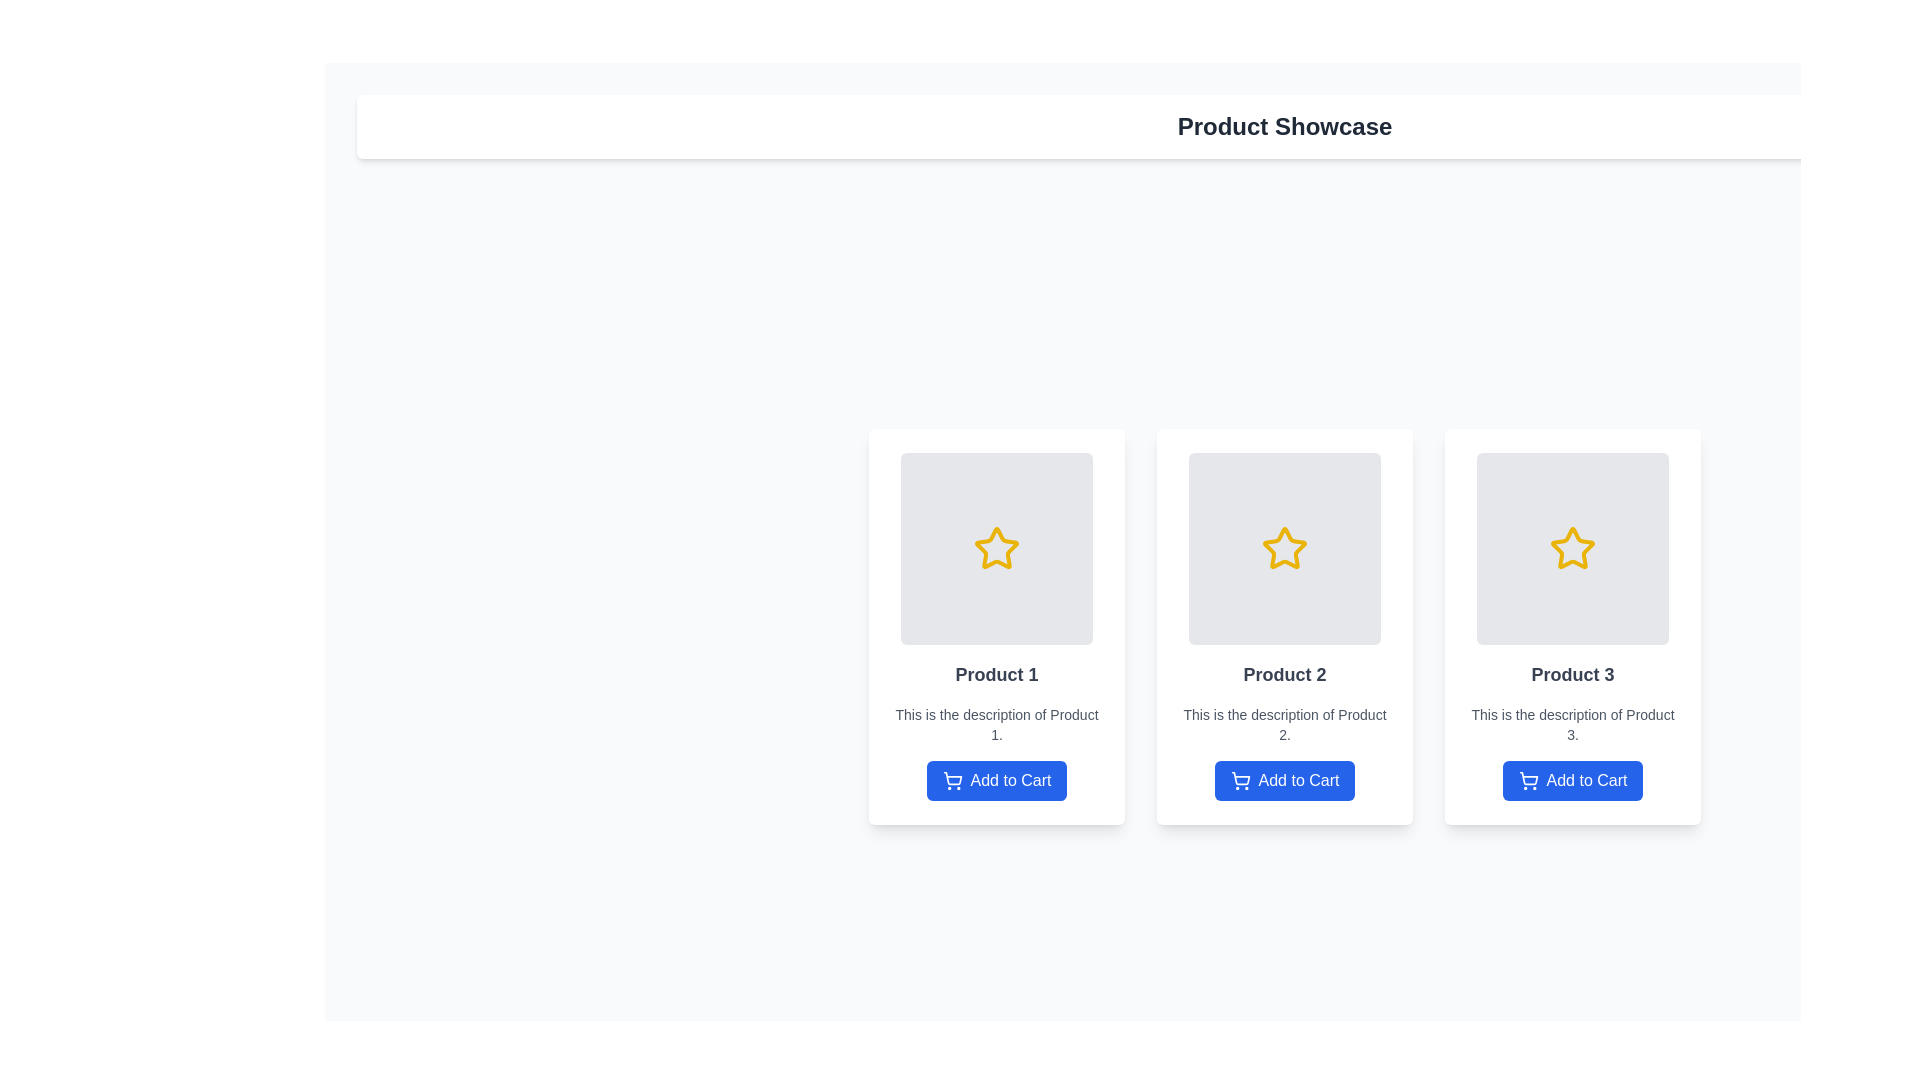 The width and height of the screenshot is (1920, 1080). Describe the element at coordinates (1285, 548) in the screenshot. I see `the visual representation of 'Product 2' located in the upper section of its card` at that location.